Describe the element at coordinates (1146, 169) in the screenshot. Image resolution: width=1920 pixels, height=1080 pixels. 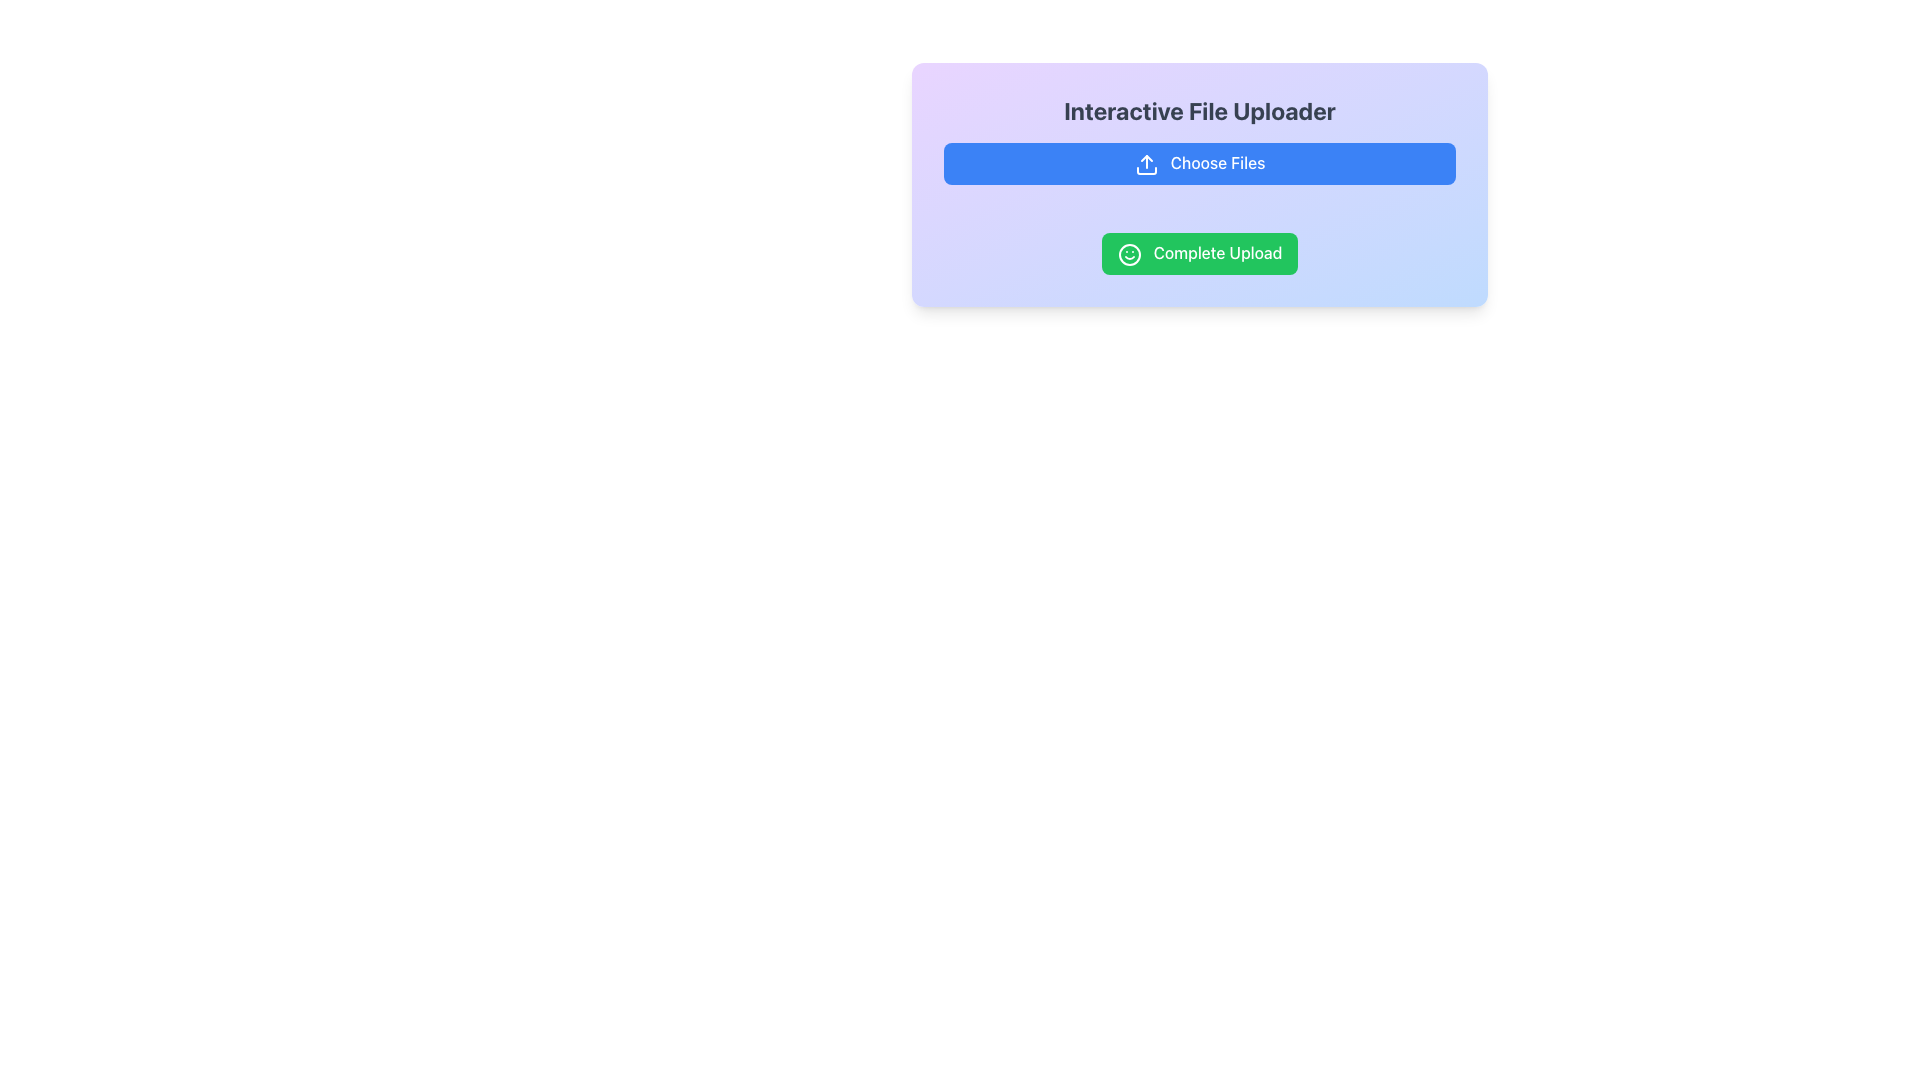
I see `the bottom-most horizontal rectangle line of the SVG icon that represents the base of an upload symbol` at that location.